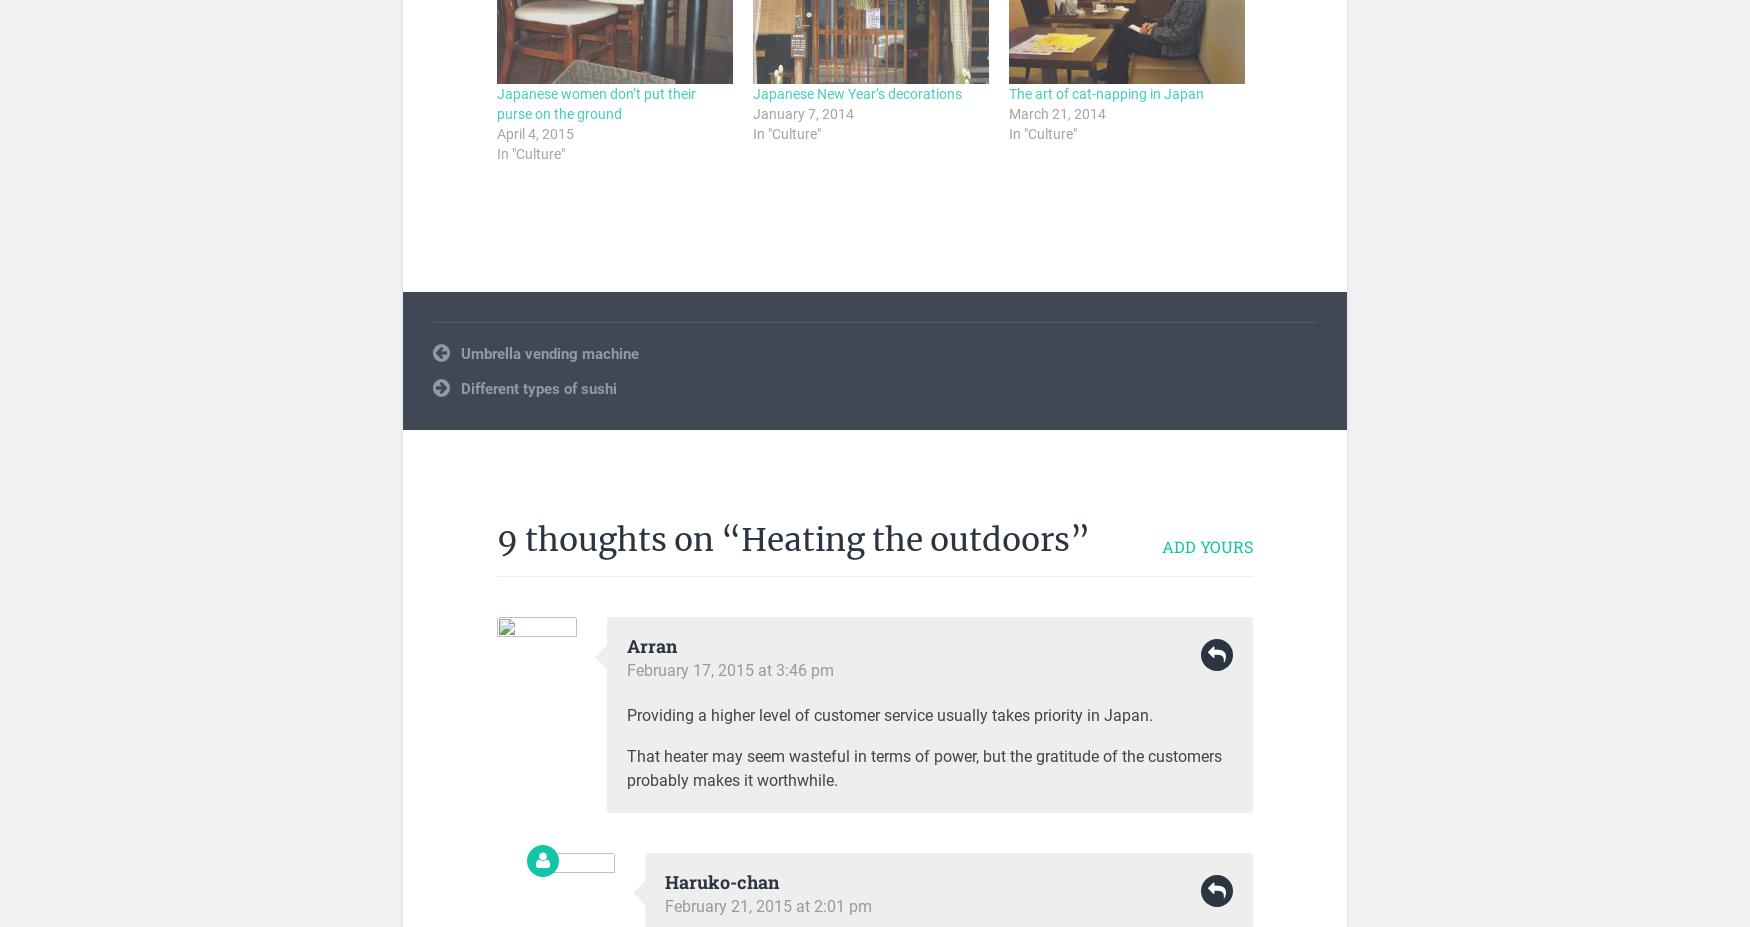 The width and height of the screenshot is (1750, 927). Describe the element at coordinates (1206, 545) in the screenshot. I see `'Add yours'` at that location.